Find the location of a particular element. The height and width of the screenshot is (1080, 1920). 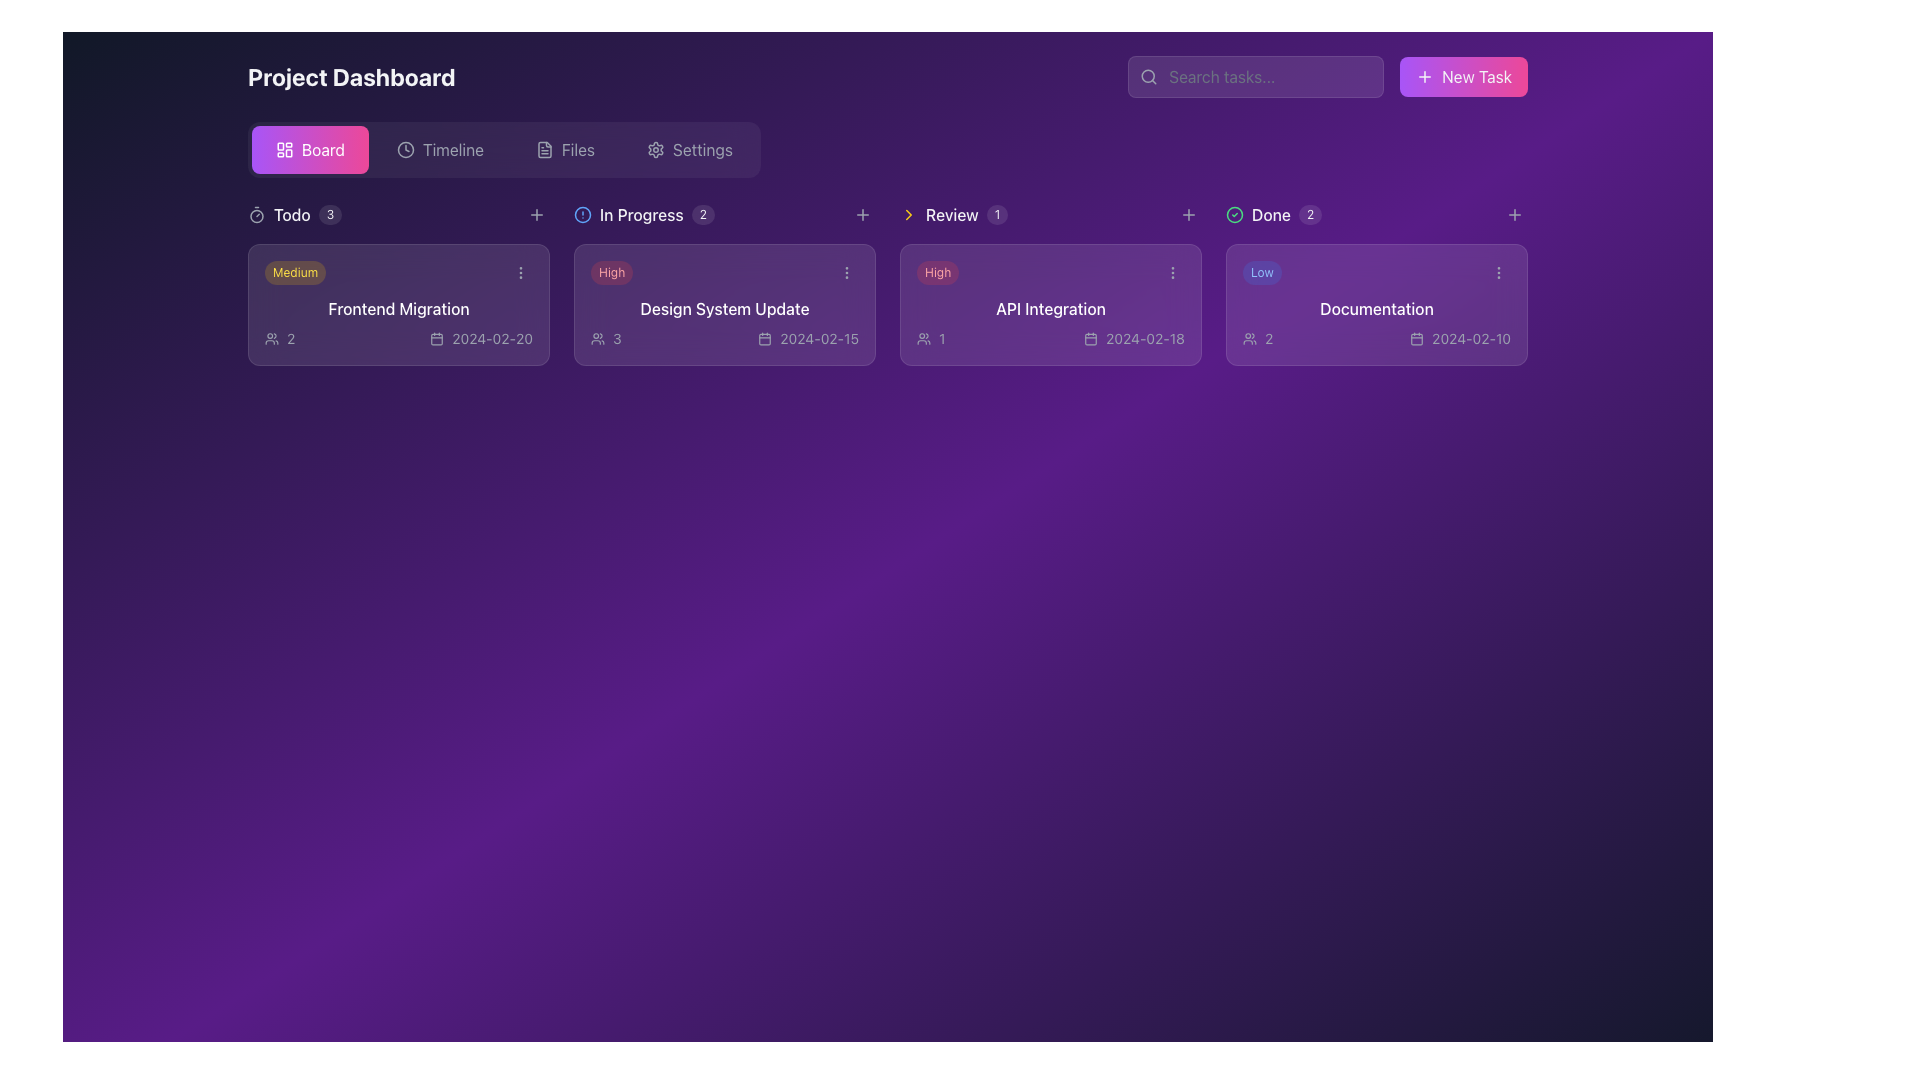

the circular shape that forms the outer outline of the checkmark icon in the 'Done' column header, located near the text label 'Done' is located at coordinates (1233, 215).